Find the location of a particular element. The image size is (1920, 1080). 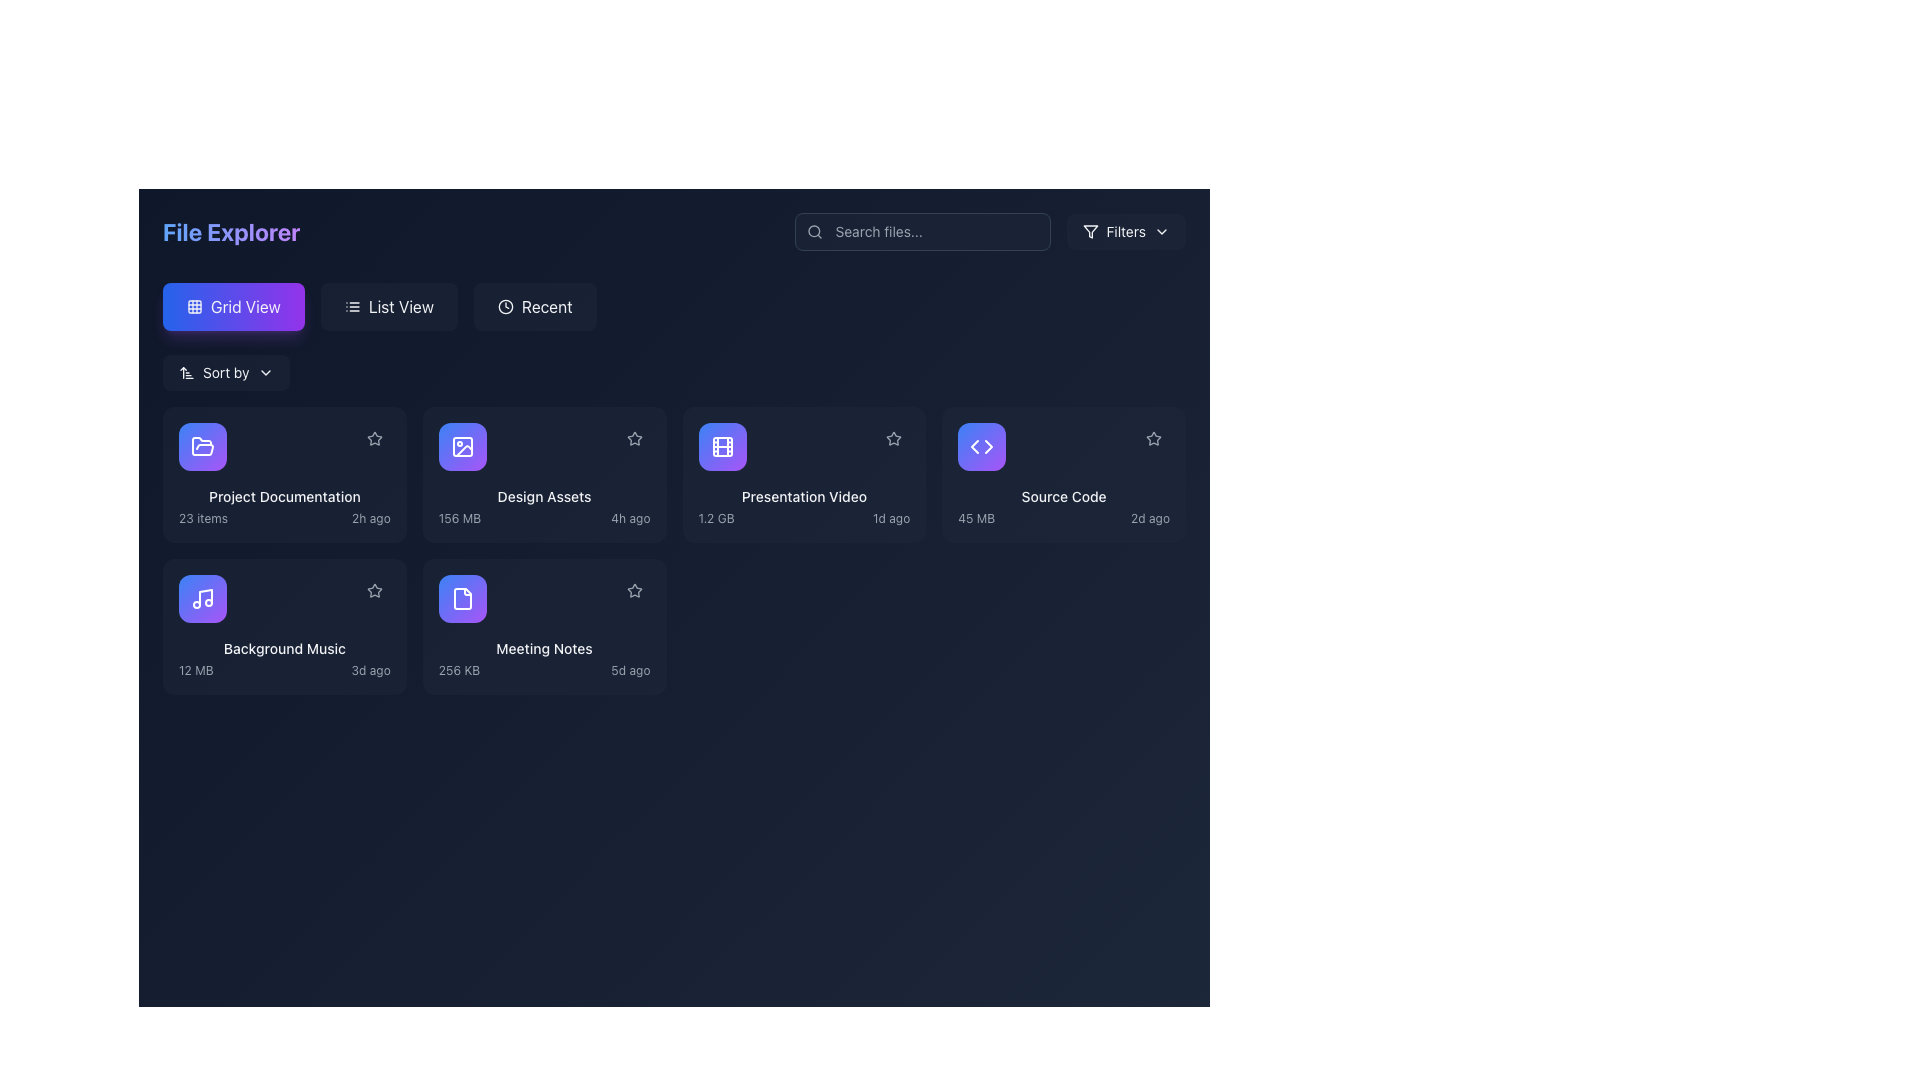

the star icon button styled as a favorite marker located in the top-right corner of the 'Presentation Video' card is located at coordinates (893, 438).